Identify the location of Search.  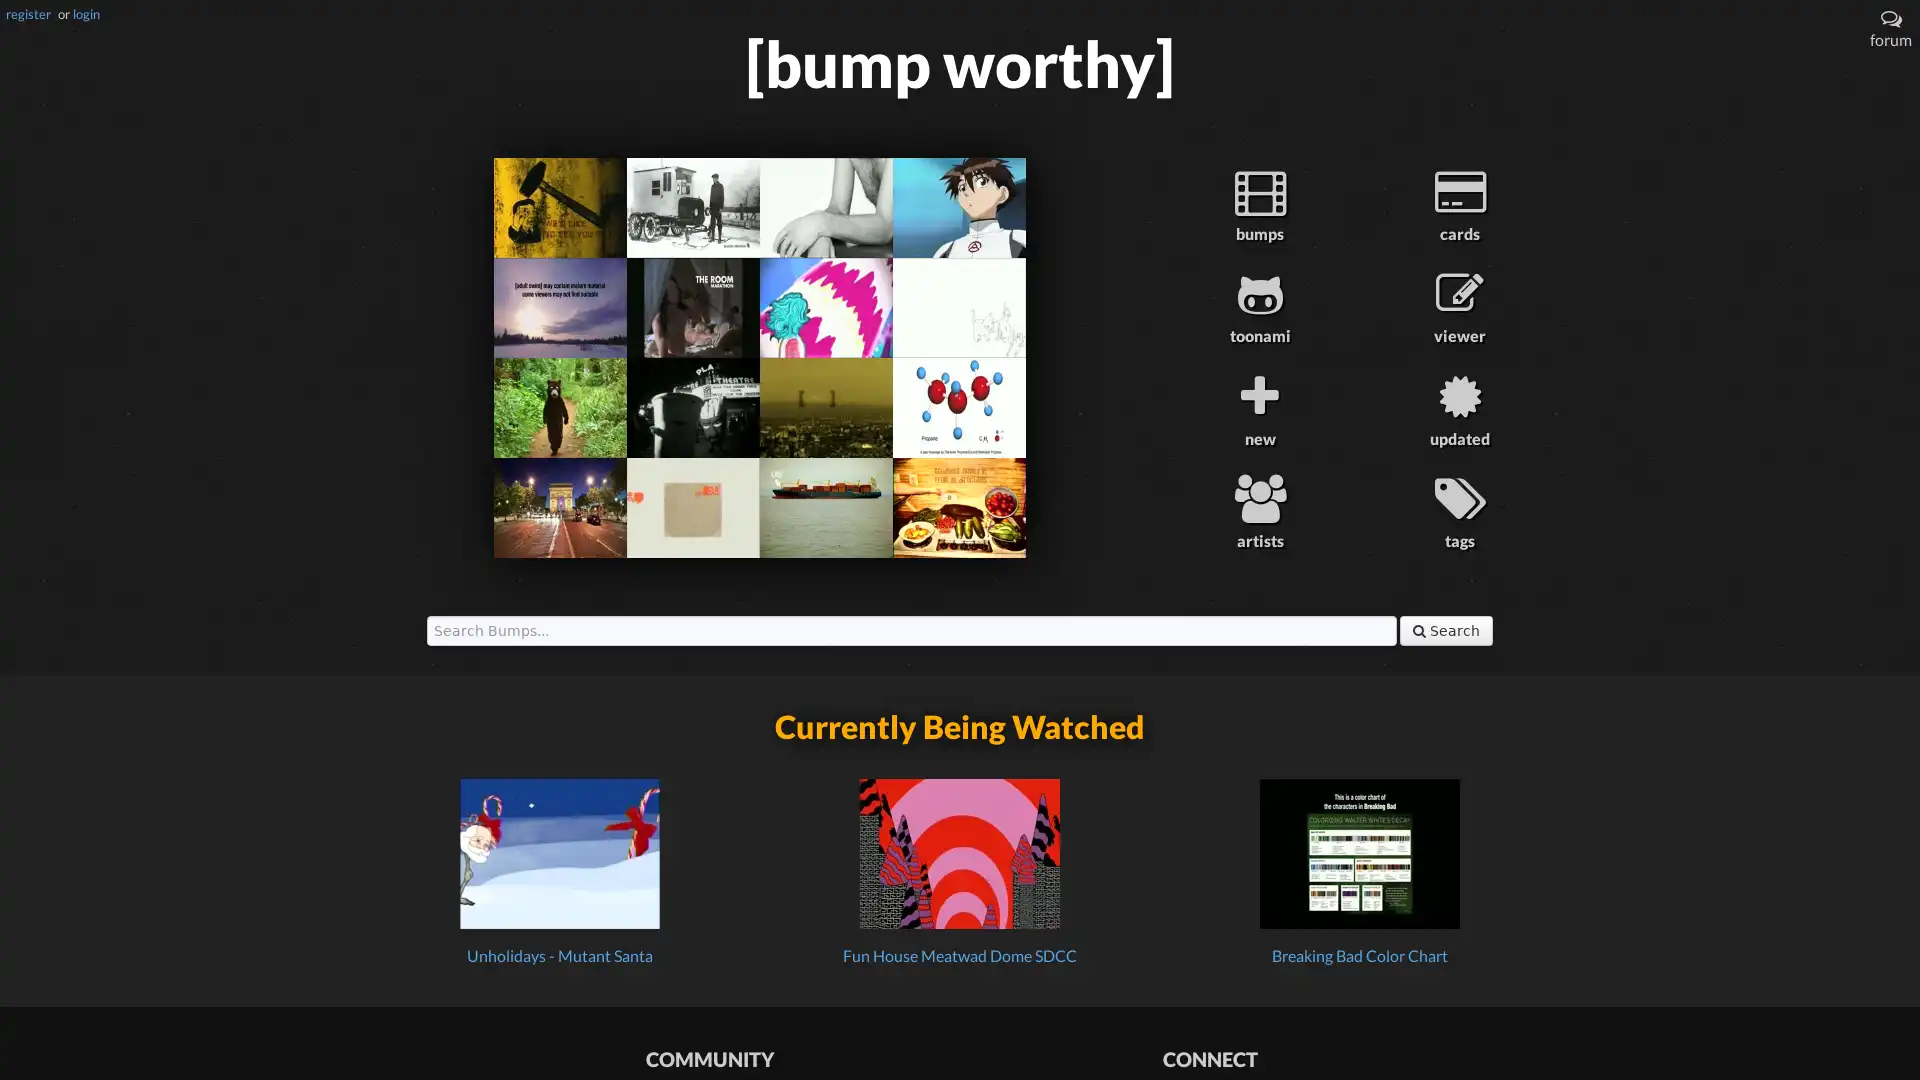
(1446, 628).